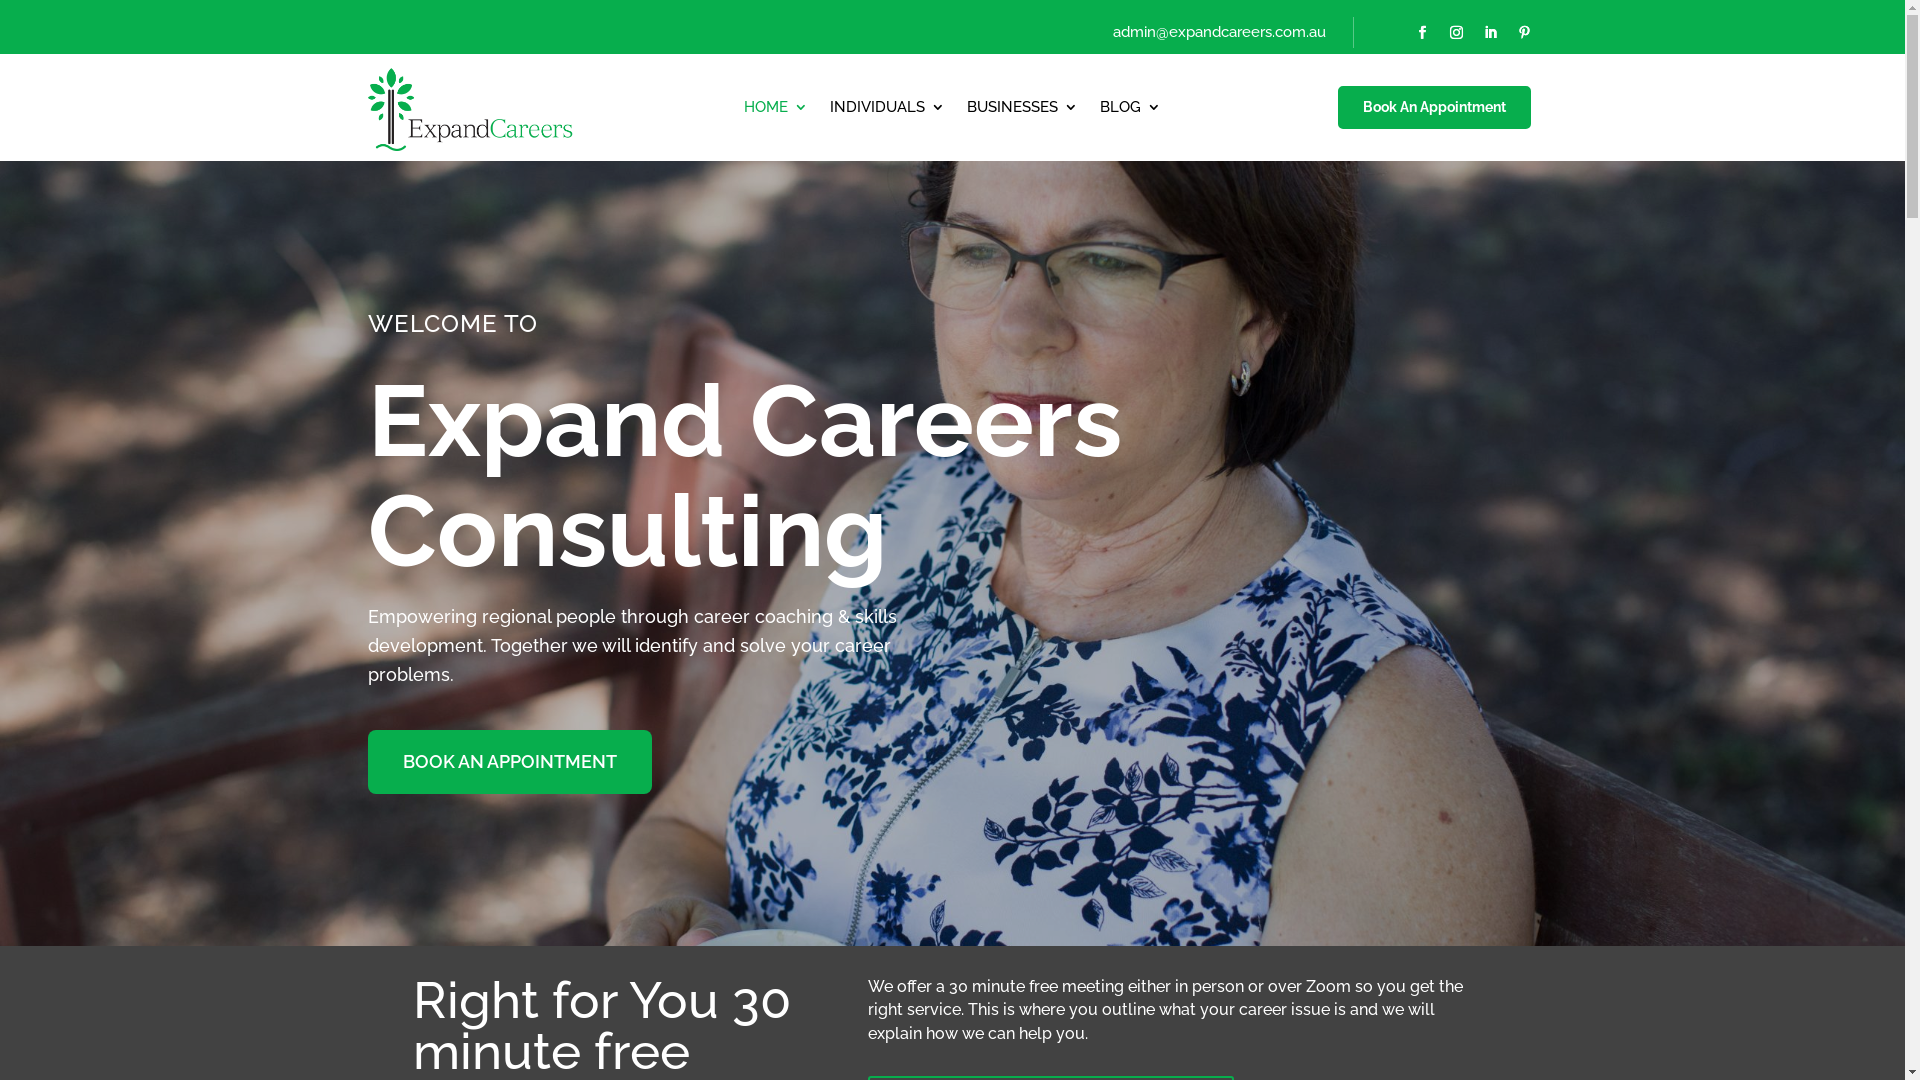 The image size is (1920, 1080). Describe the element at coordinates (886, 111) in the screenshot. I see `'INDIVIDUALS'` at that location.